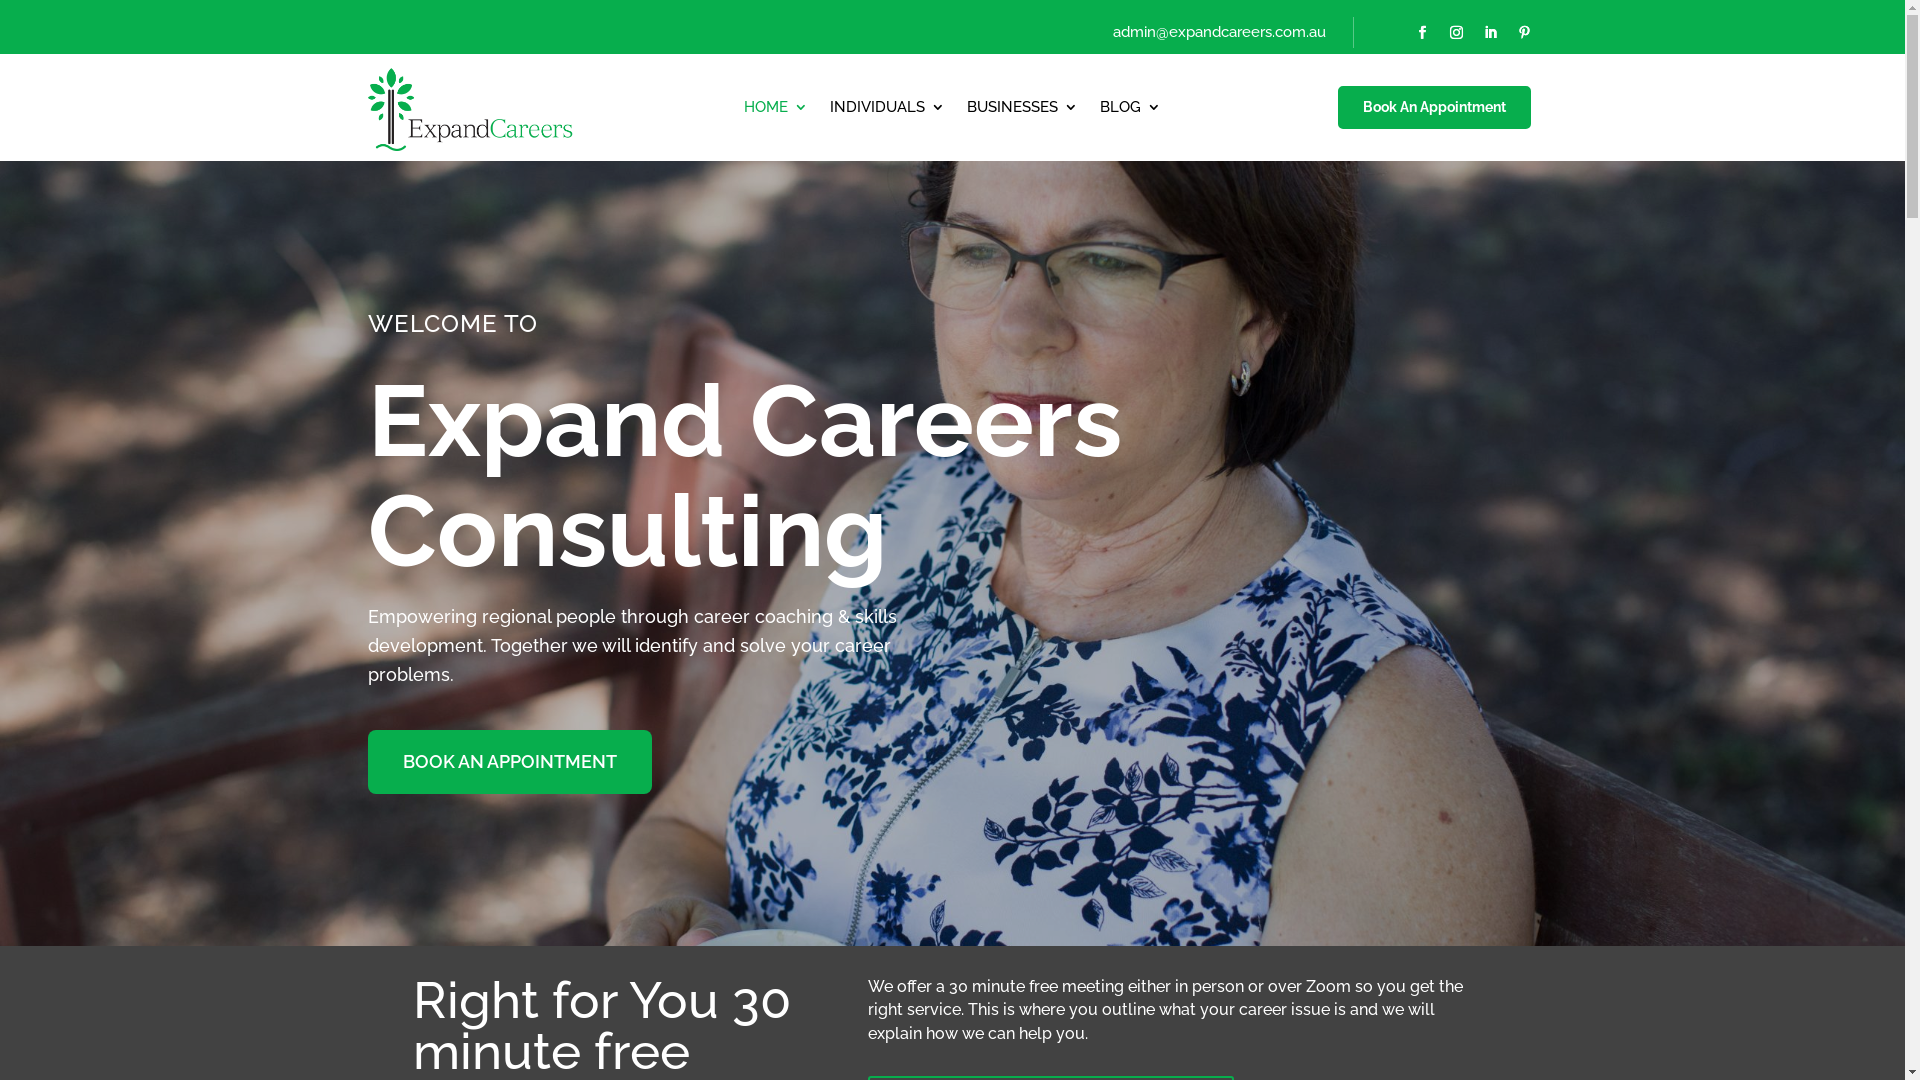 The image size is (1920, 1080). Describe the element at coordinates (886, 111) in the screenshot. I see `'INDIVIDUALS'` at that location.